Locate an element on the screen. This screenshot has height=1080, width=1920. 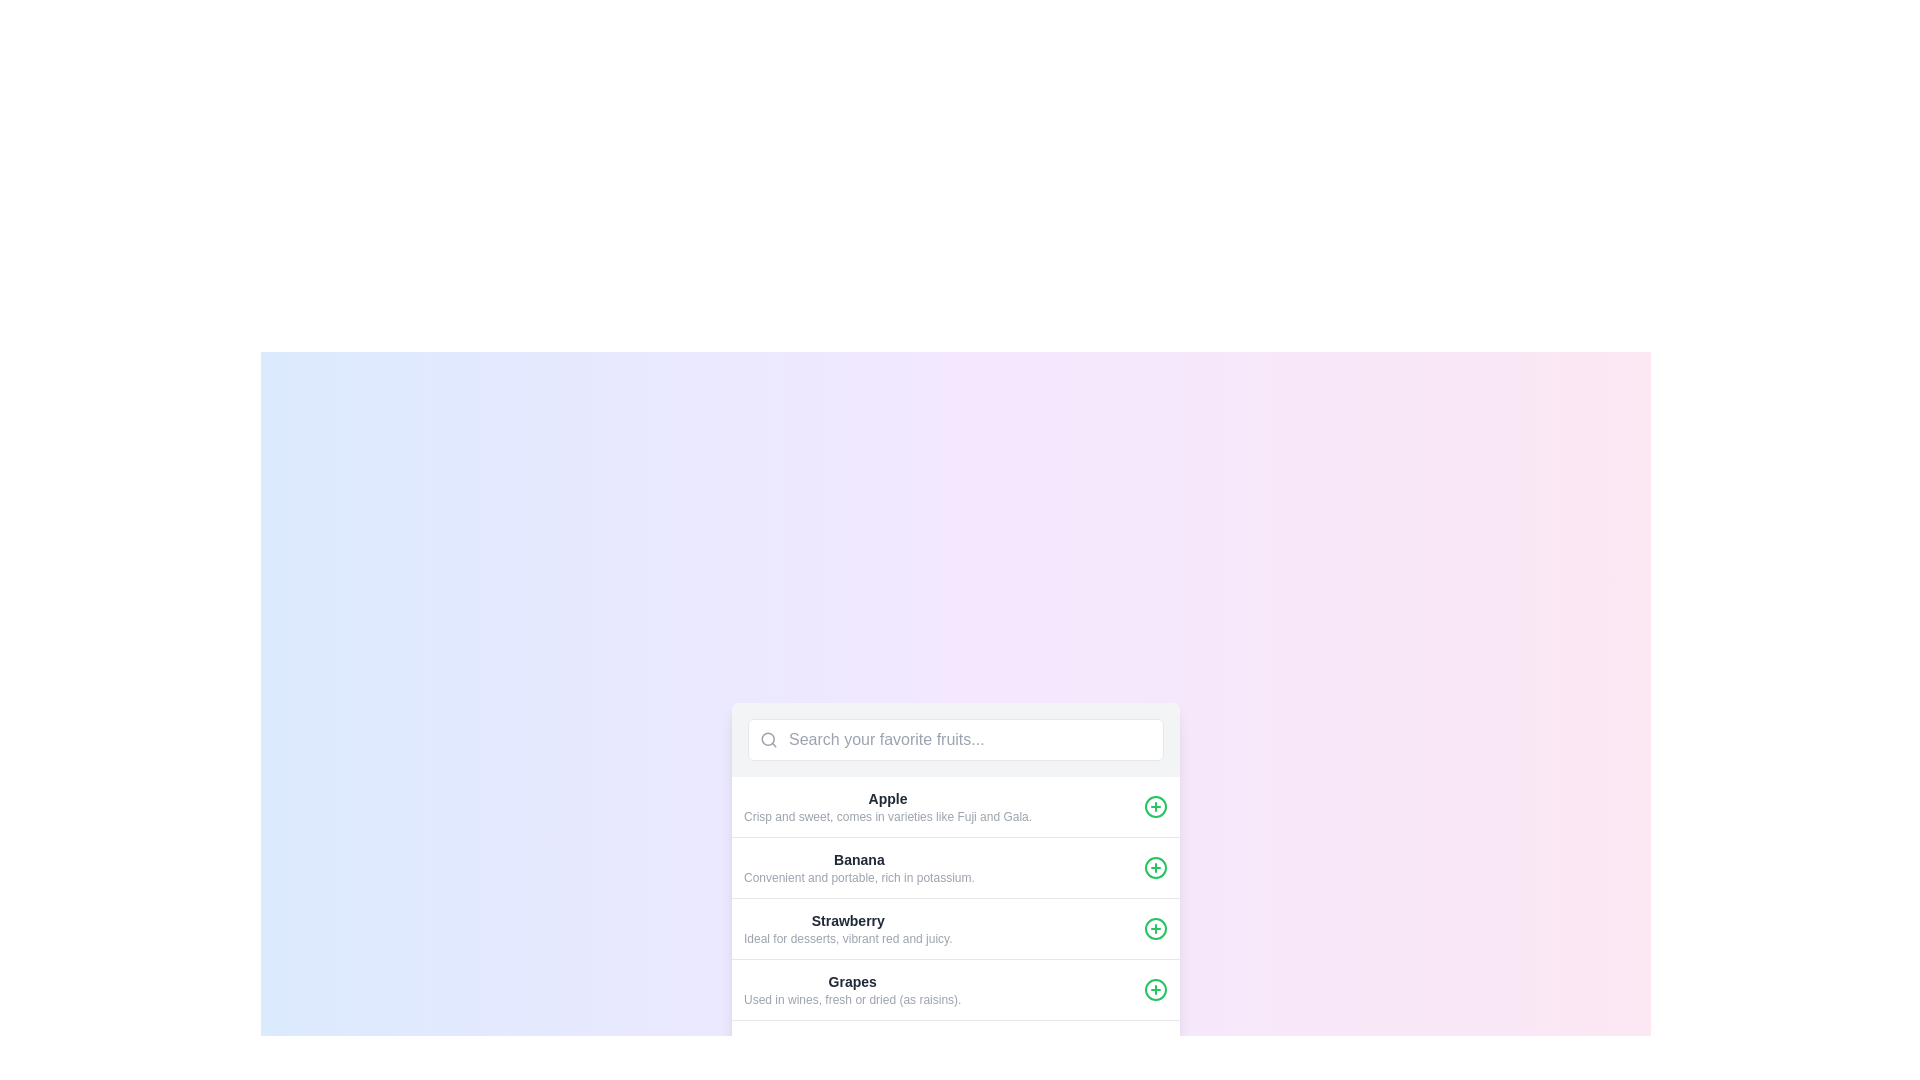
the search bar located at the top section of the list of selectable fruit options to focus on it is located at coordinates (954, 740).